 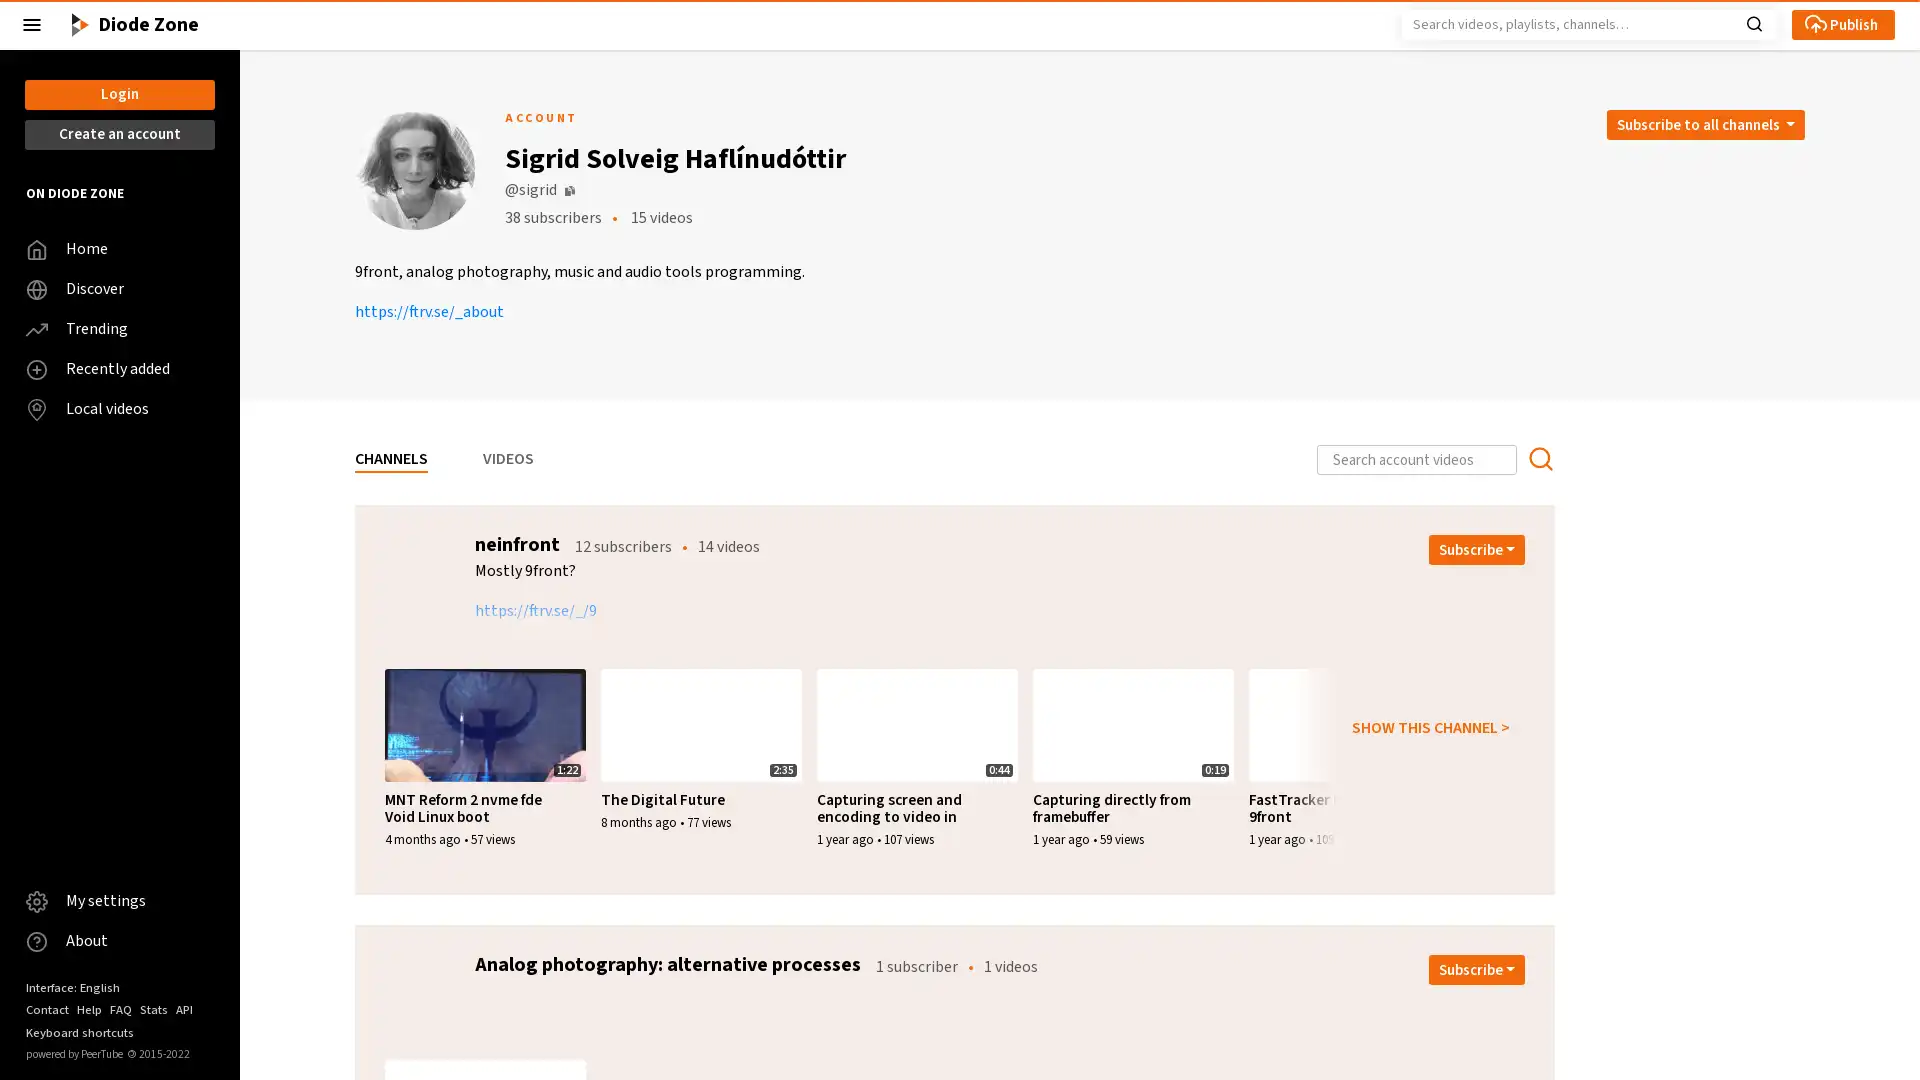 What do you see at coordinates (32, 24) in the screenshot?
I see `Close the left menu` at bounding box center [32, 24].